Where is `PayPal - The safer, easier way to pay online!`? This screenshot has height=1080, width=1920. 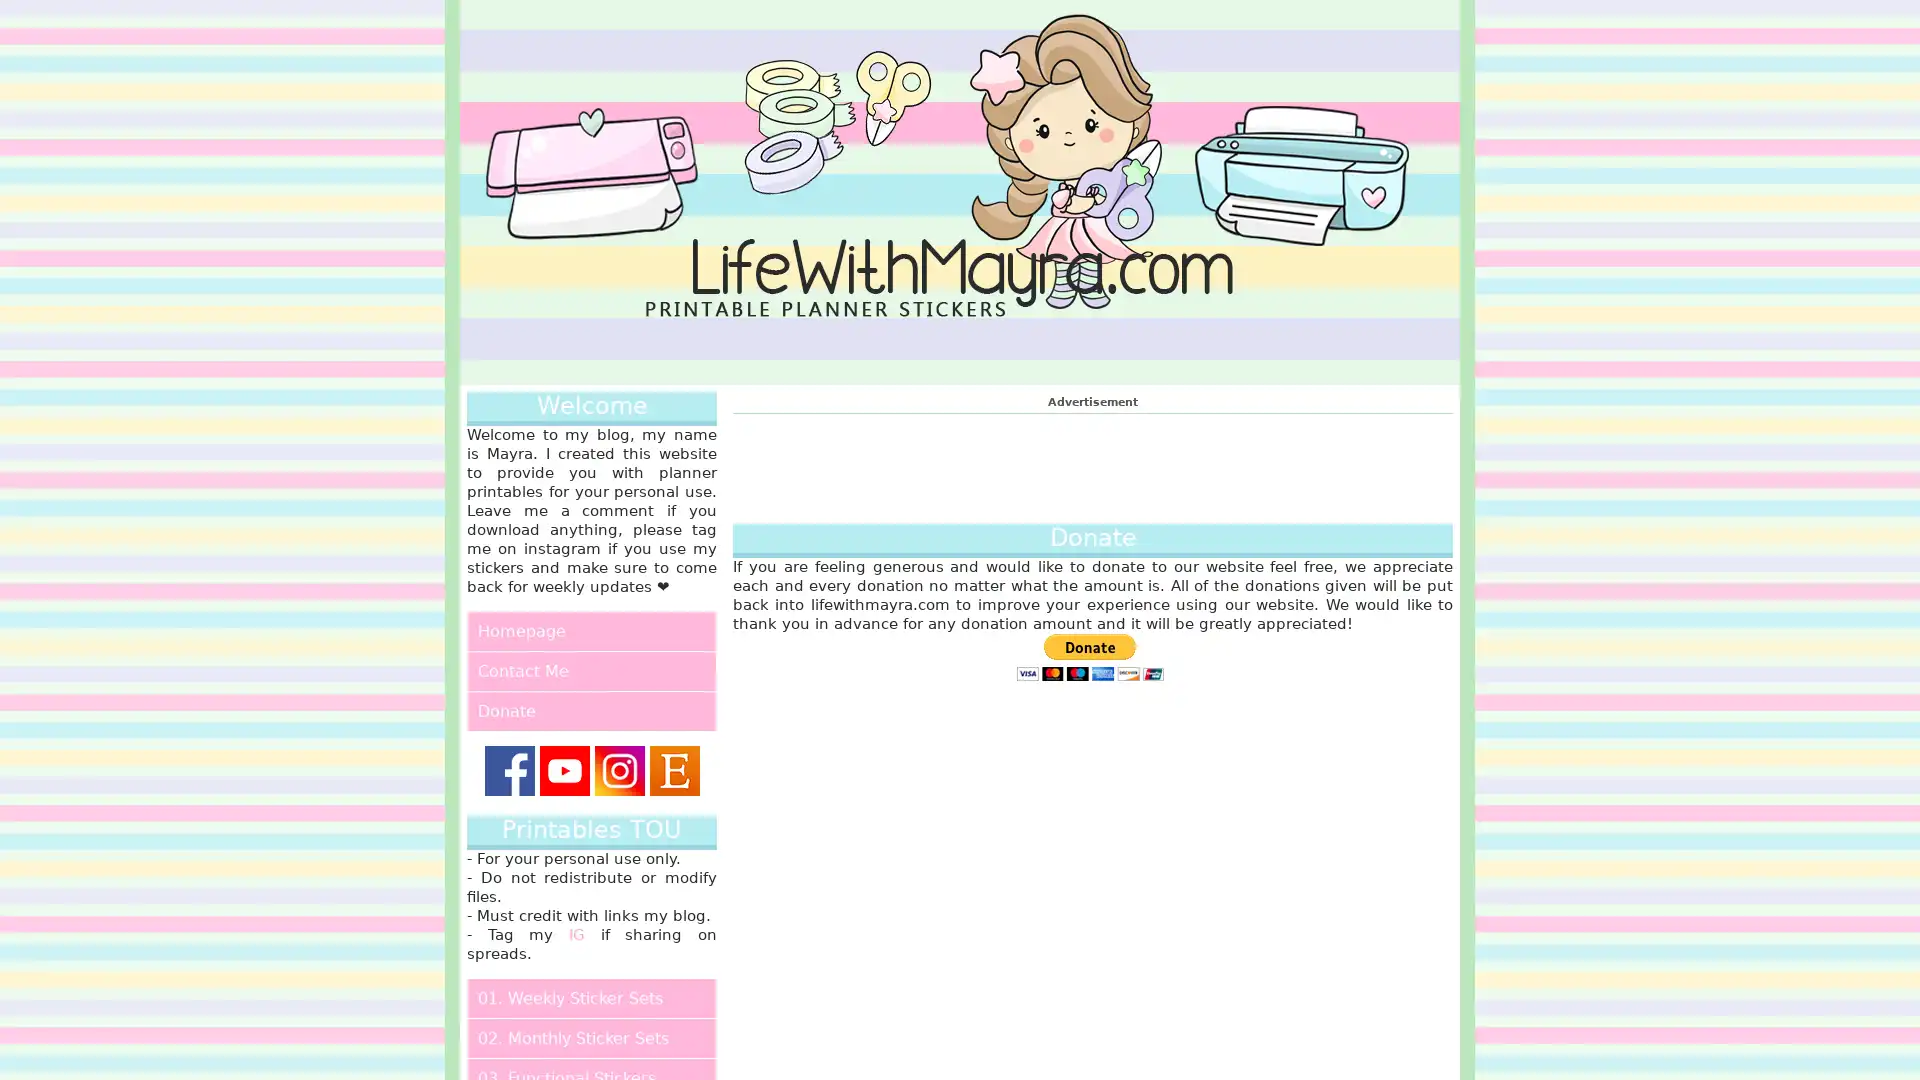
PayPal - The safer, easier way to pay online! is located at coordinates (1088, 657).